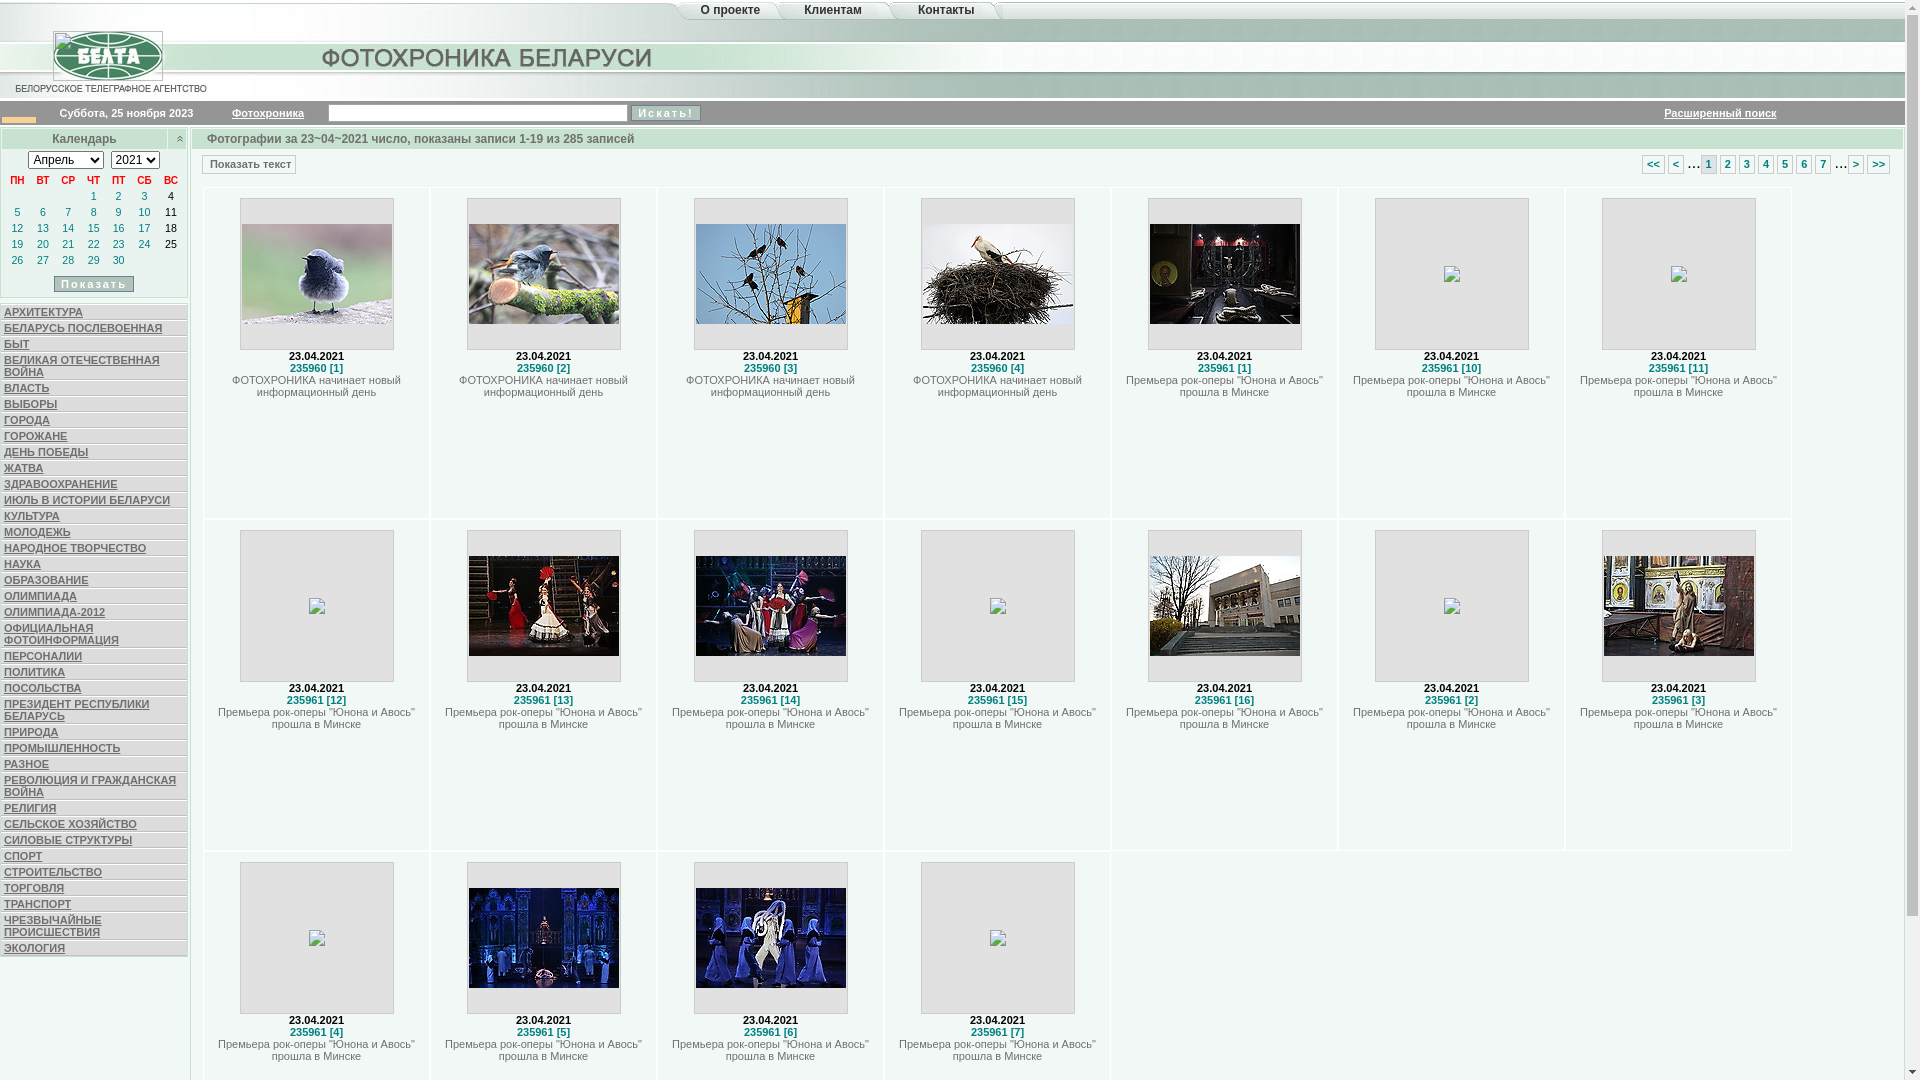 The image size is (1920, 1080). What do you see at coordinates (93, 226) in the screenshot?
I see `'15'` at bounding box center [93, 226].